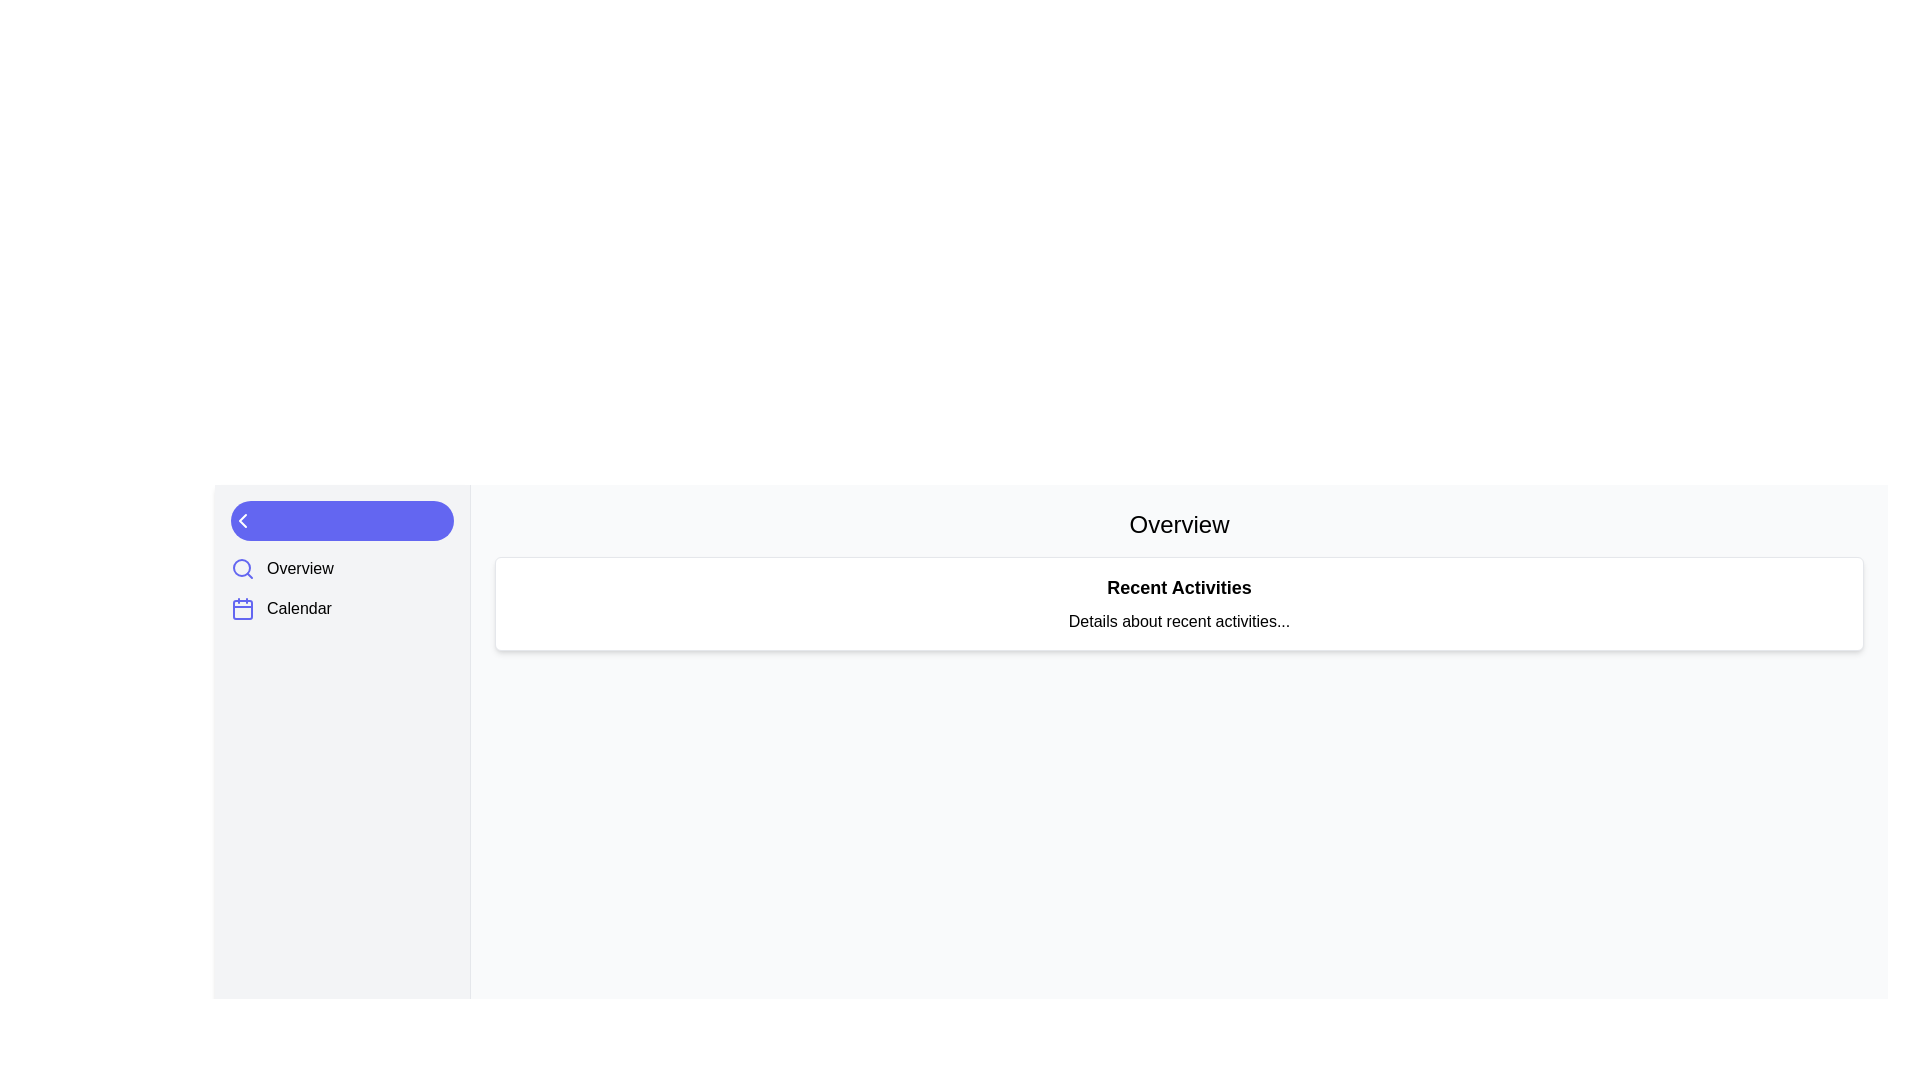 The width and height of the screenshot is (1920, 1080). I want to click on the 'Overview' text label in the sidebar navigation area to potentially display a tooltip, so click(299, 569).